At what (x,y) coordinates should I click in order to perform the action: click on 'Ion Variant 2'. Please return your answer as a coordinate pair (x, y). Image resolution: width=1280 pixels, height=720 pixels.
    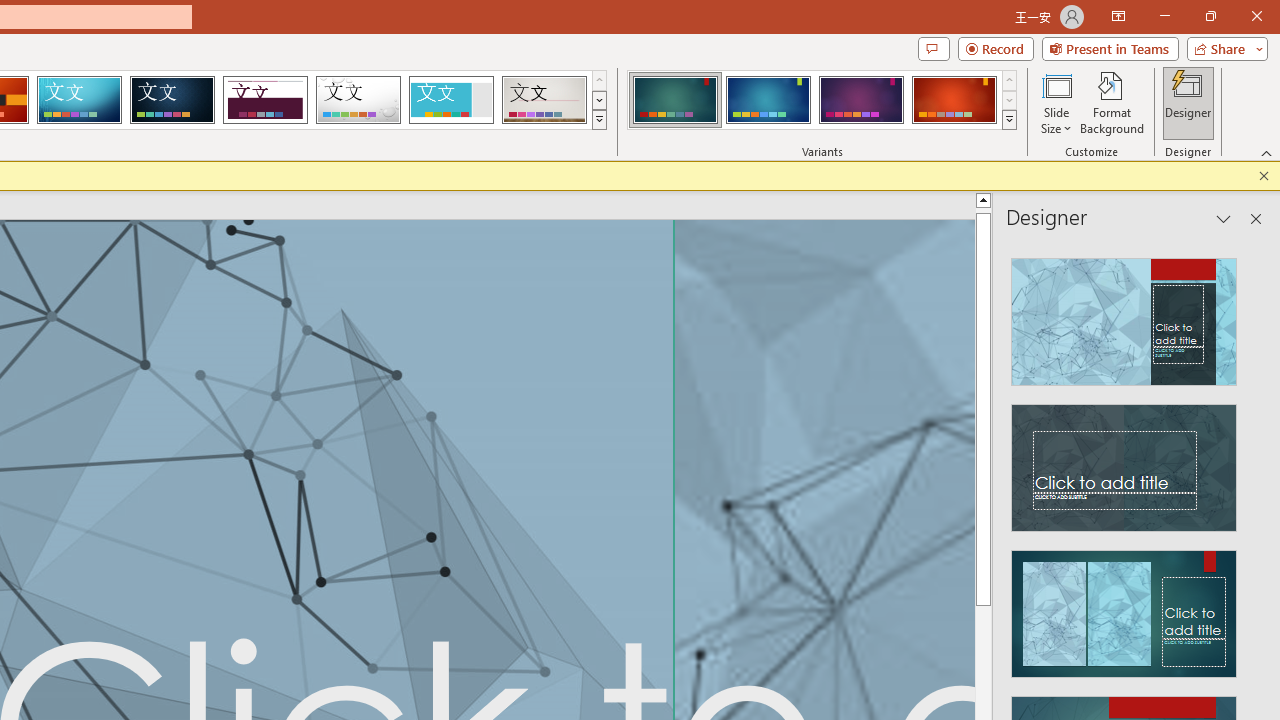
    Looking at the image, I should click on (767, 100).